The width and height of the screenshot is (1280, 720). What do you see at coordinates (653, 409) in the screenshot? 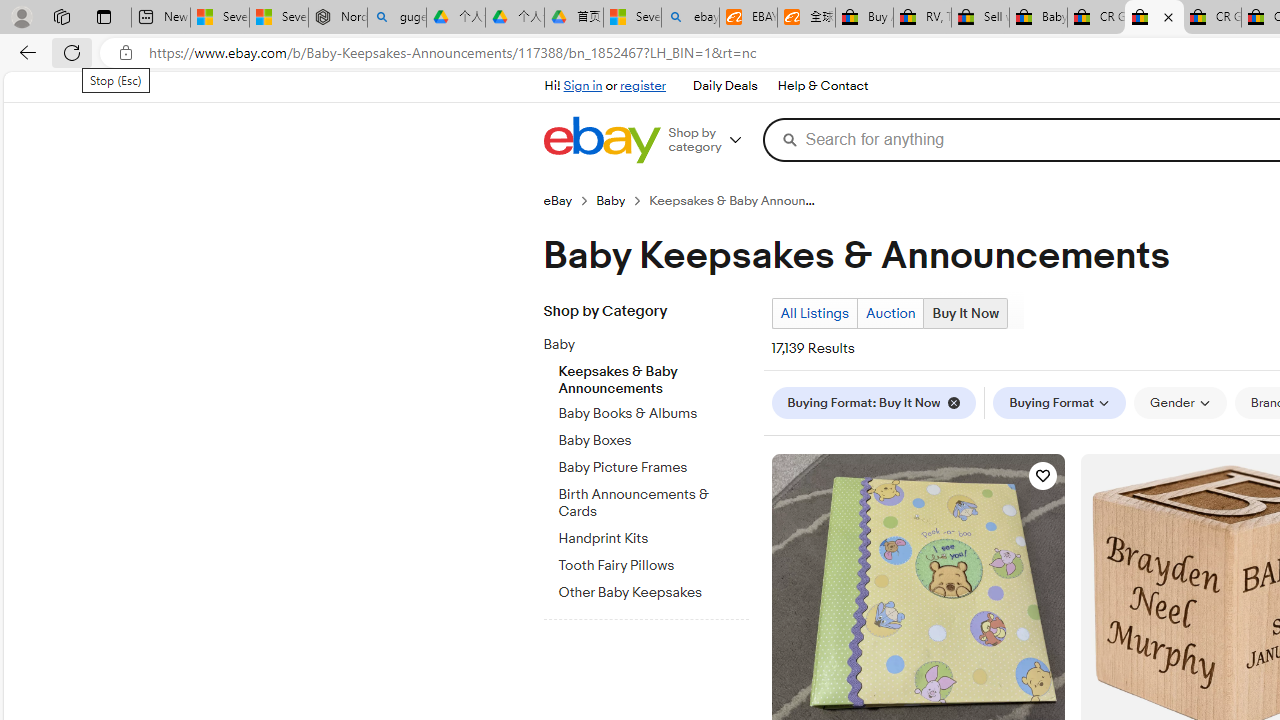
I see `'Baby Books & Albums'` at bounding box center [653, 409].